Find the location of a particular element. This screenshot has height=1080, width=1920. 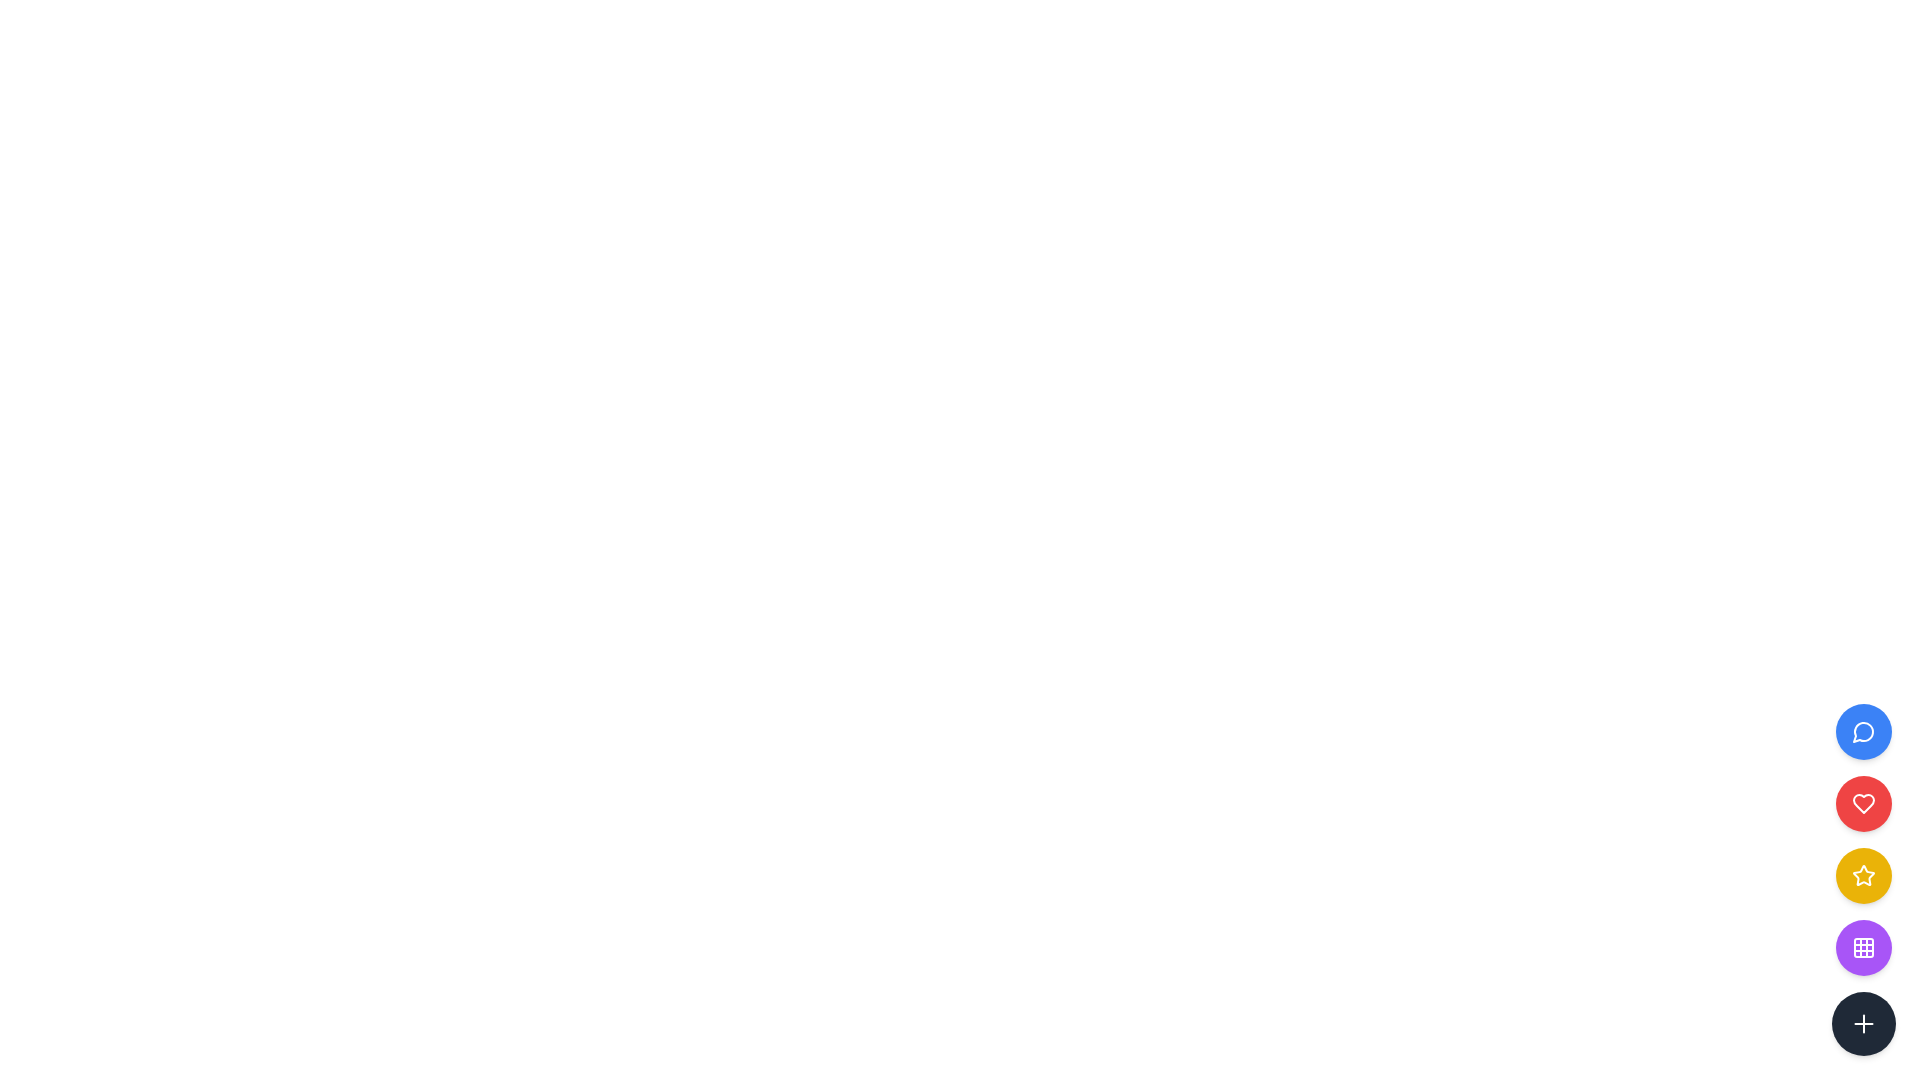

the circular yellow button with a white star icon at its center, located third from the bottom in a vertical stack on the far-right side is located at coordinates (1862, 874).